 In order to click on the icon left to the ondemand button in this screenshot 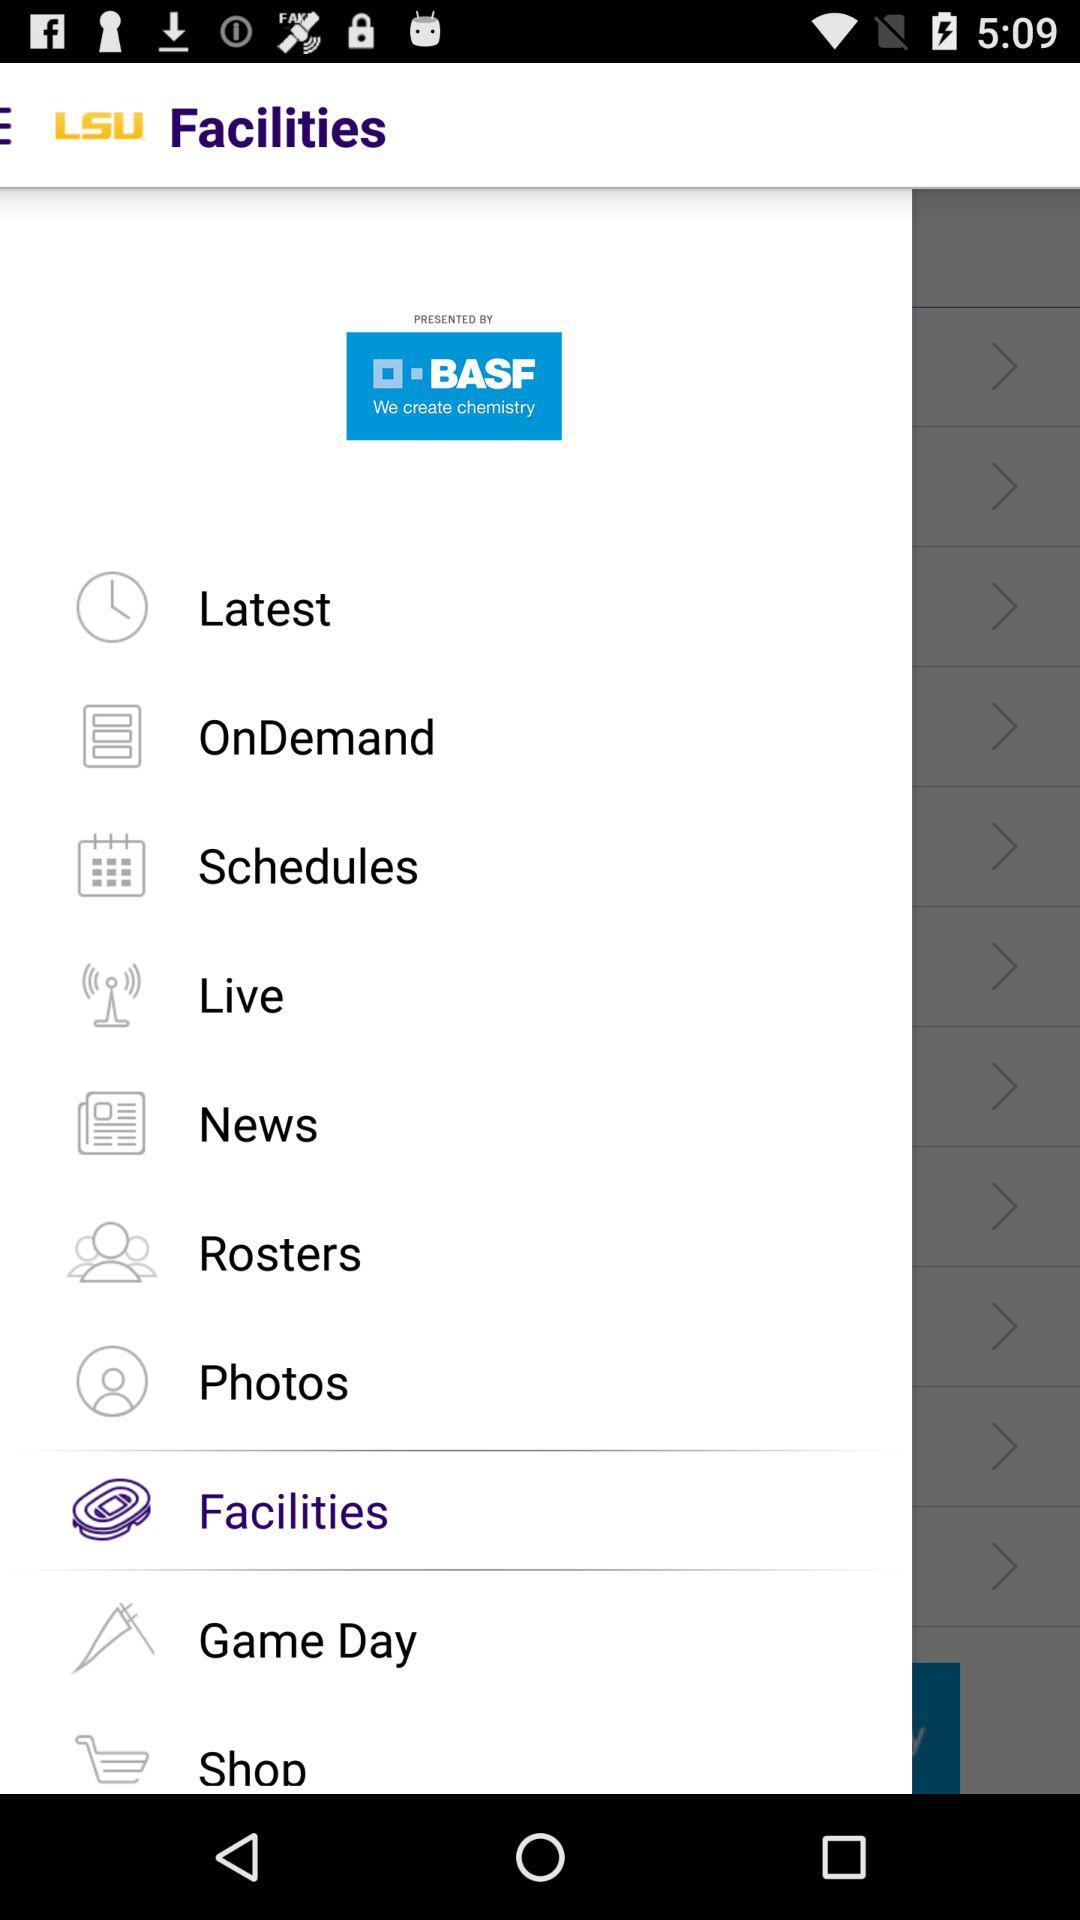, I will do `click(111, 734)`.